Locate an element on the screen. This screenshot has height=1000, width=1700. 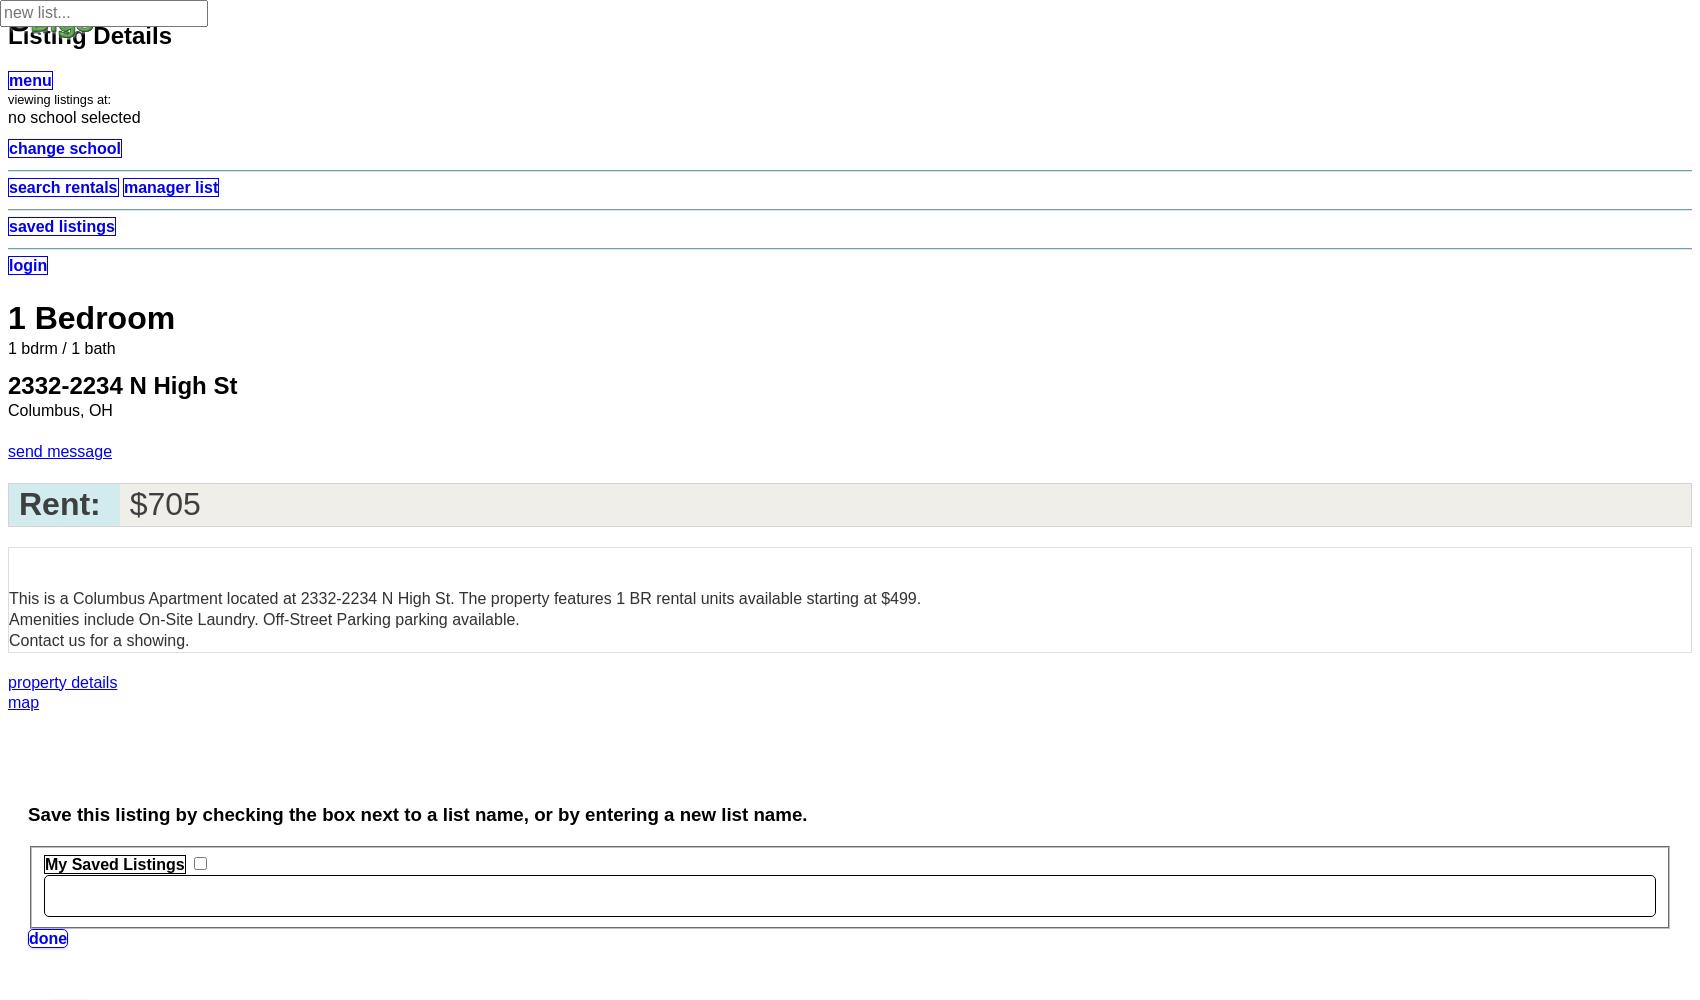
'menu' is located at coordinates (29, 79).